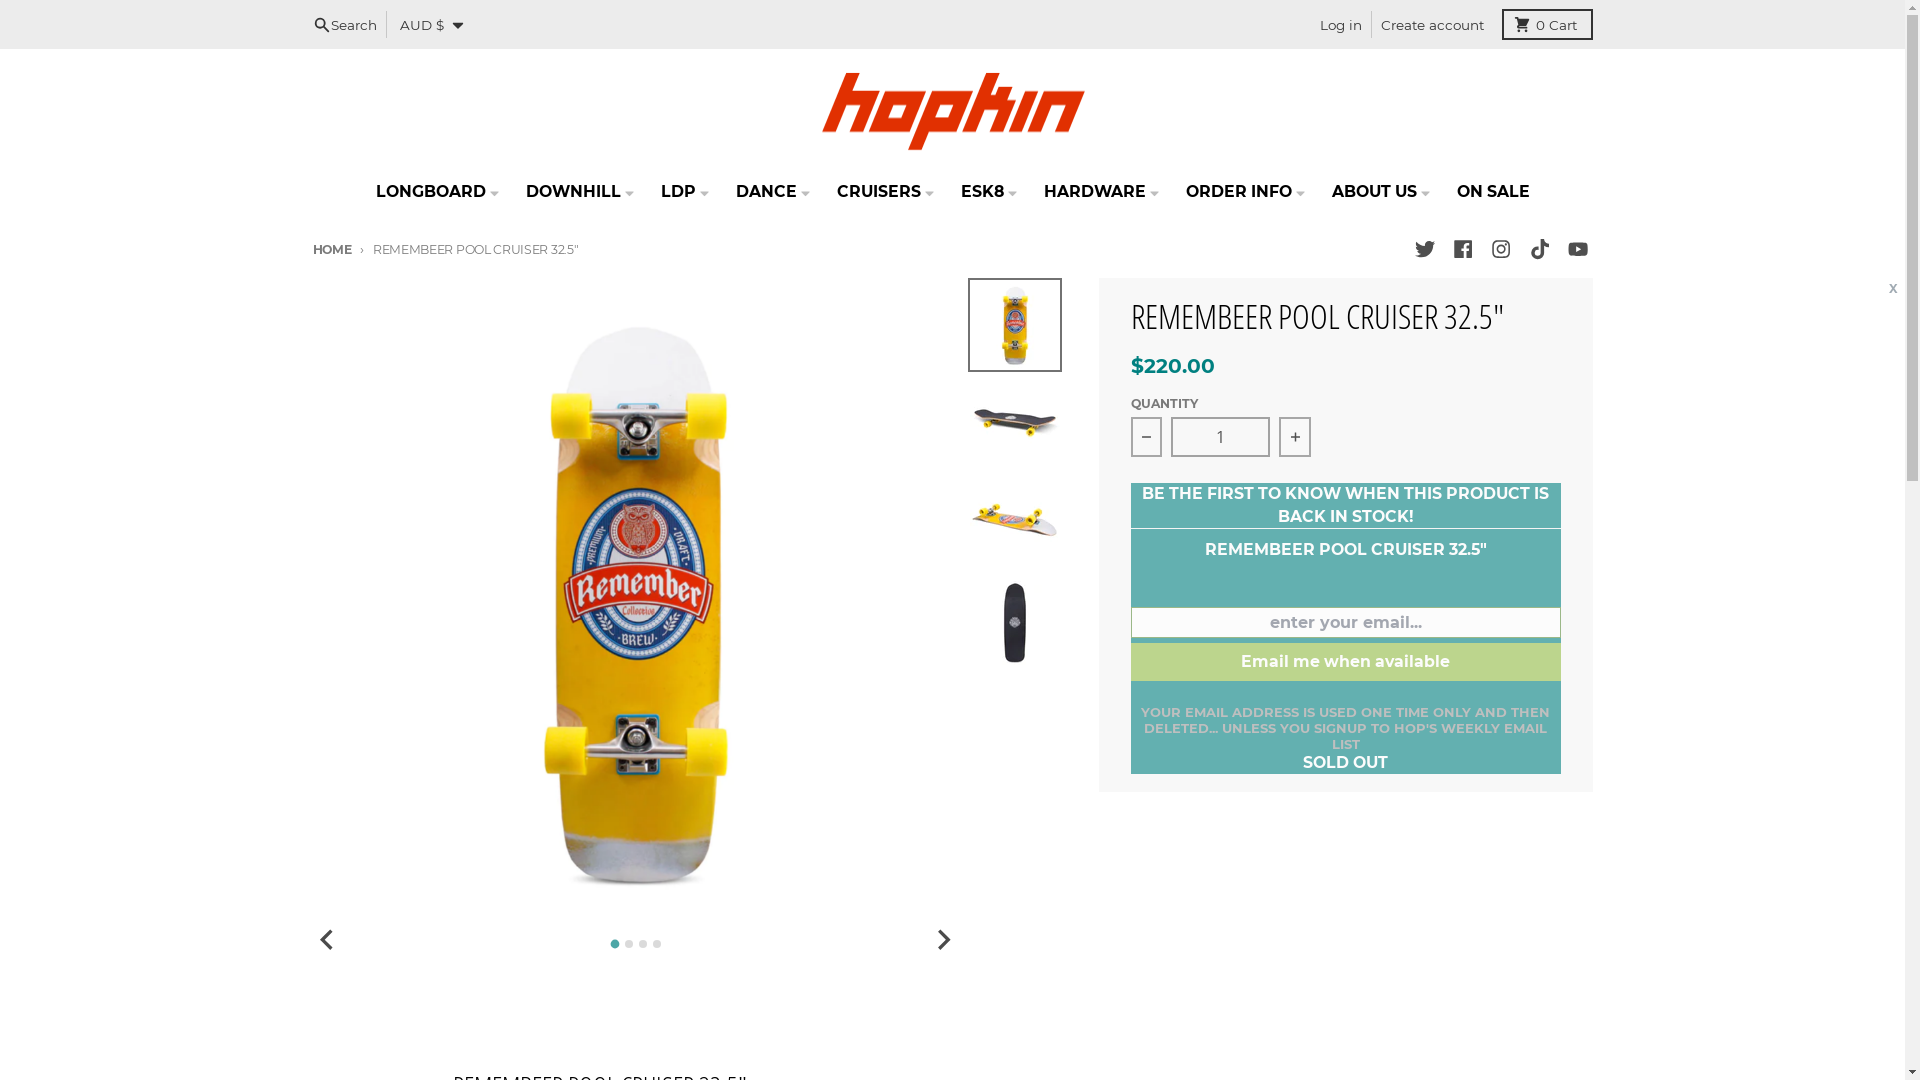 Image resolution: width=1920 pixels, height=1080 pixels. Describe the element at coordinates (311, 277) in the screenshot. I see `'Skip to product information'` at that location.